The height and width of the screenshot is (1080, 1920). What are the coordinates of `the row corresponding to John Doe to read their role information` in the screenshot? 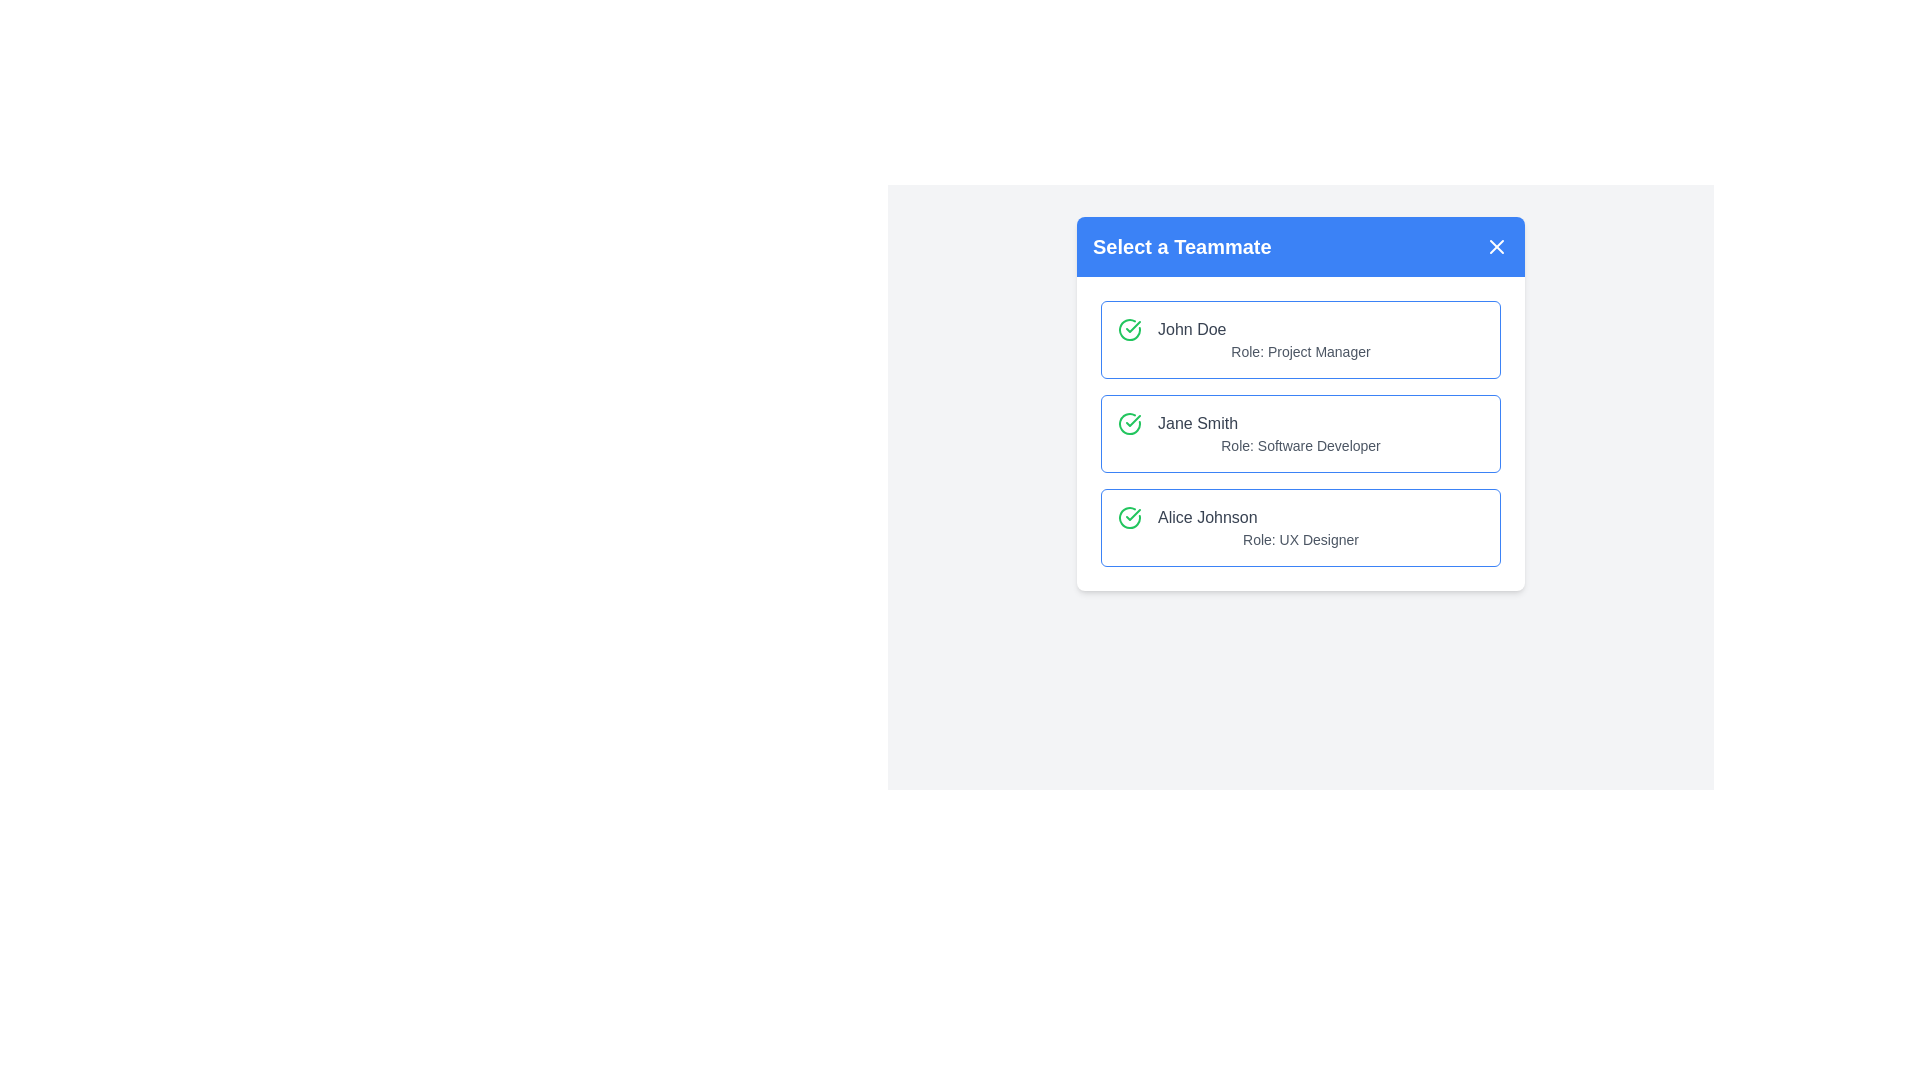 It's located at (1300, 338).